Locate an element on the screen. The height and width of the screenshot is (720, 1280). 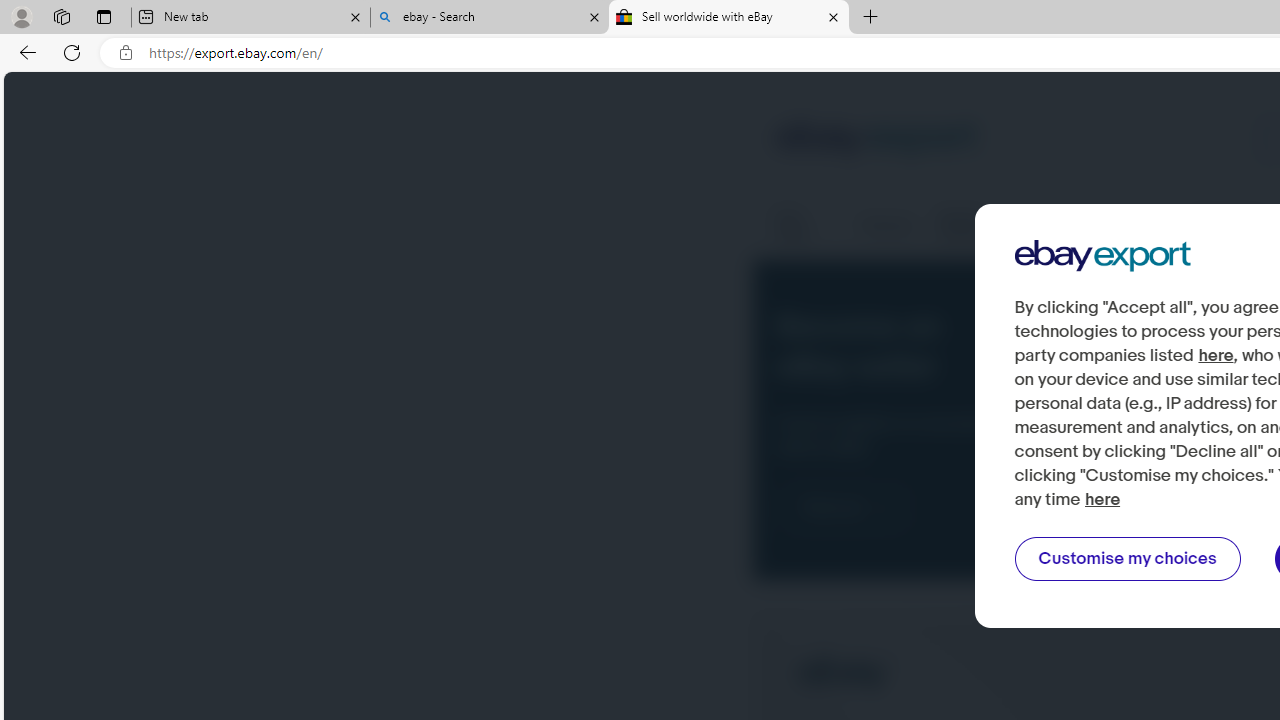
'Refresh' is located at coordinates (72, 51).